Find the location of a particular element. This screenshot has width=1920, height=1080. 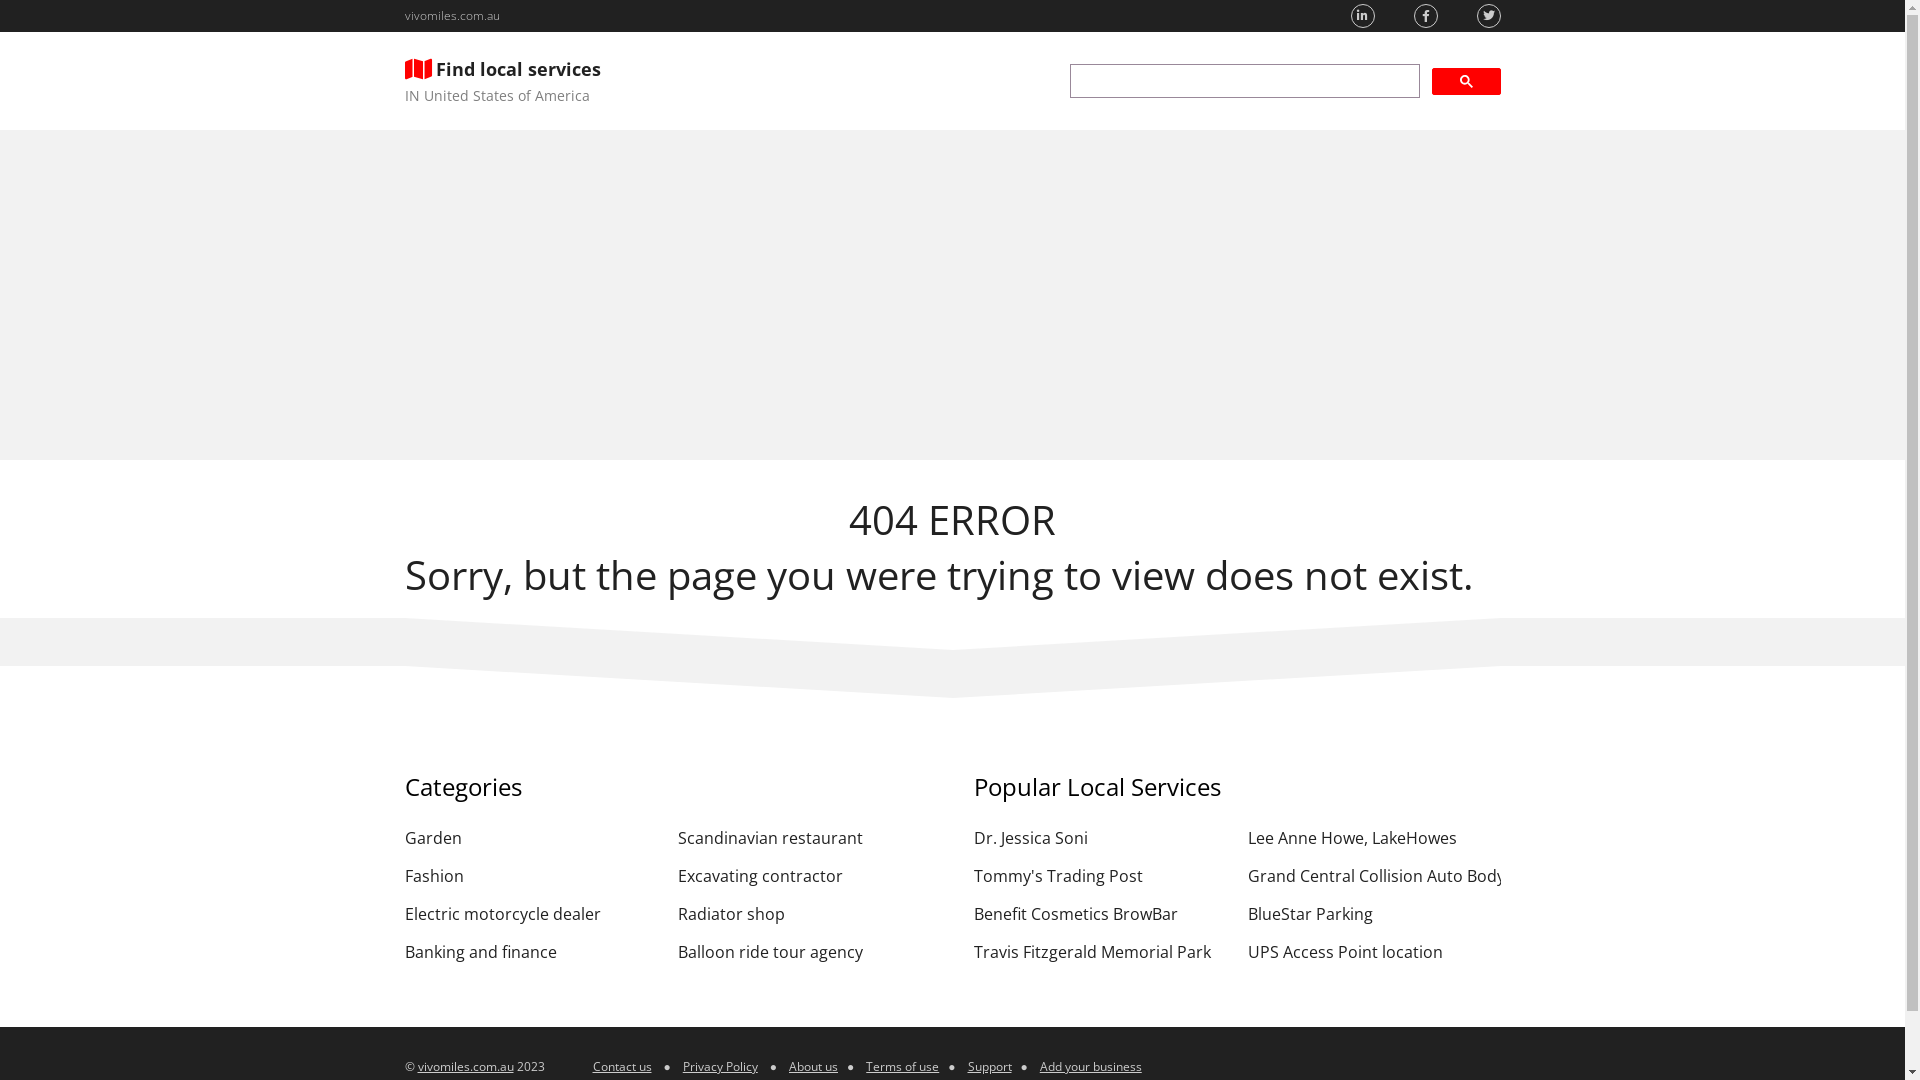

'Find local services is located at coordinates (502, 80).